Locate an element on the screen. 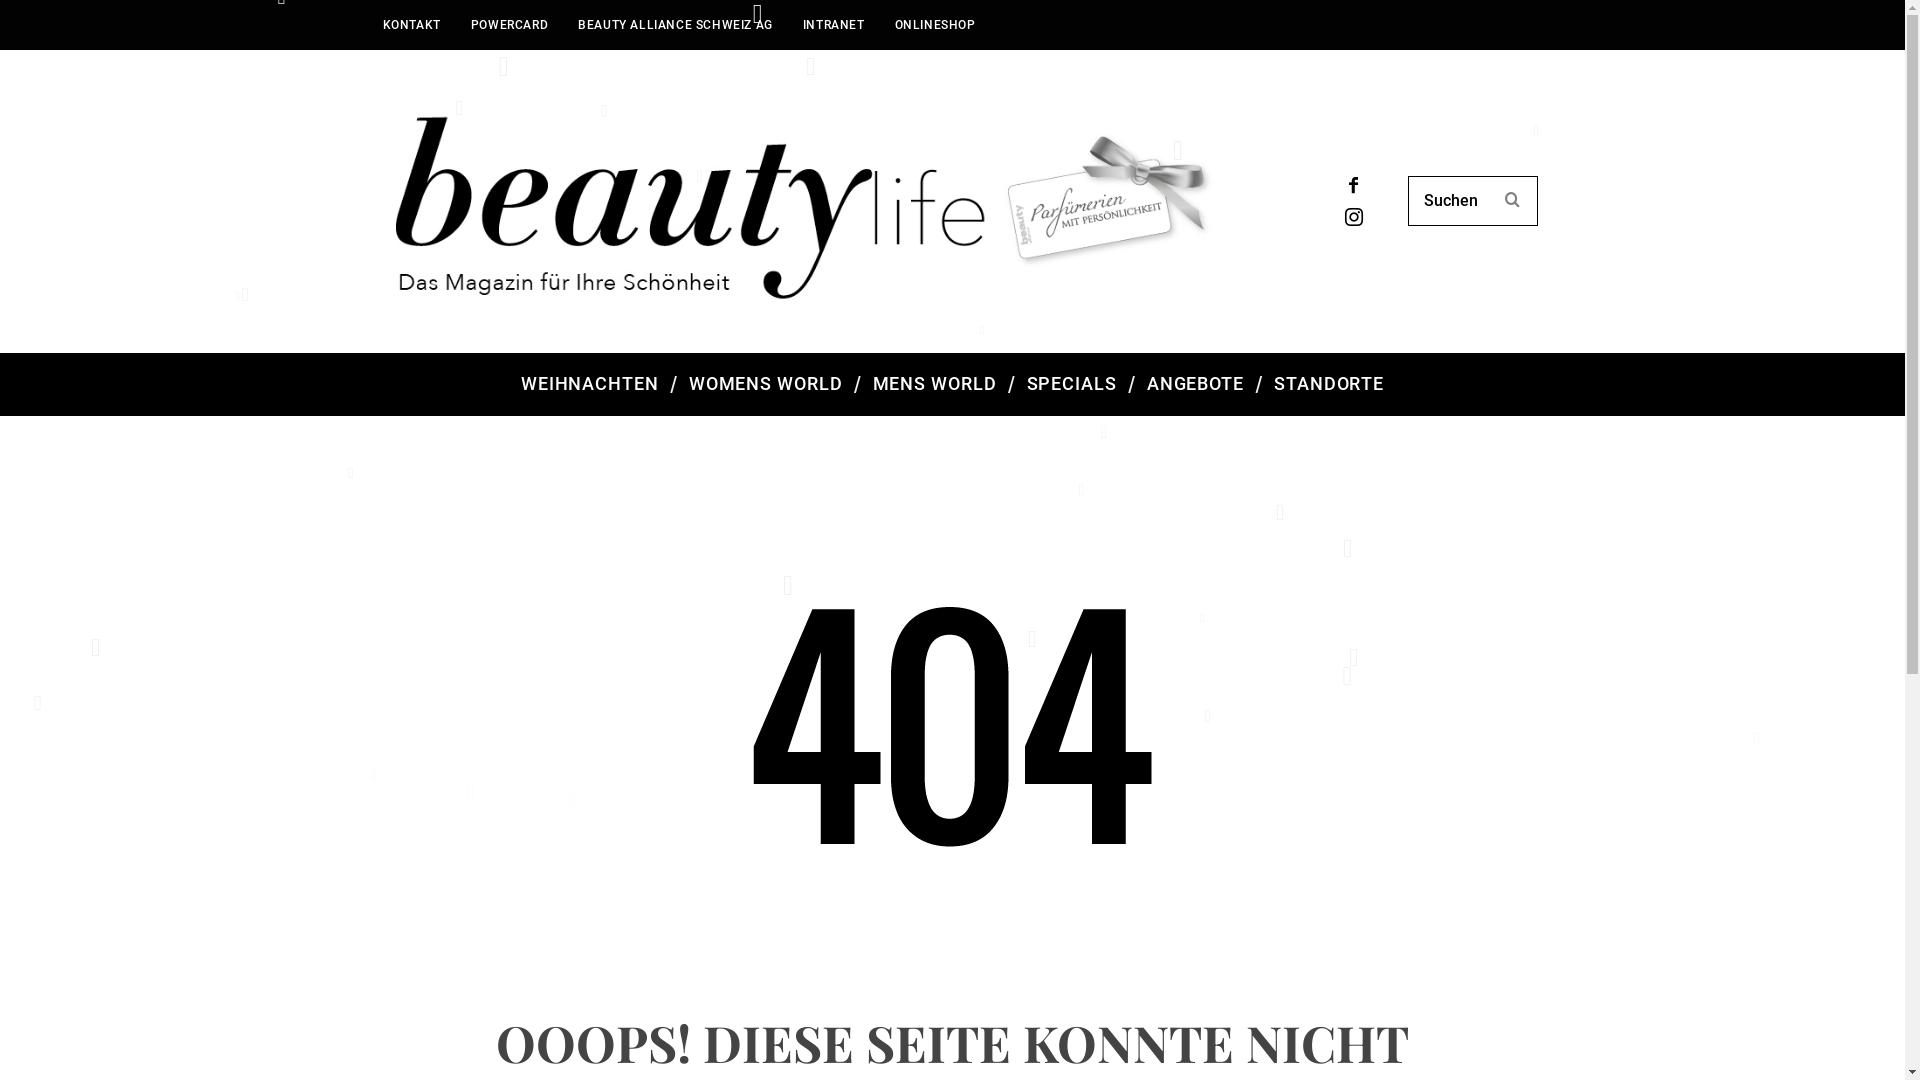 The width and height of the screenshot is (1920, 1080). 'STANDORTE' is located at coordinates (1329, 384).